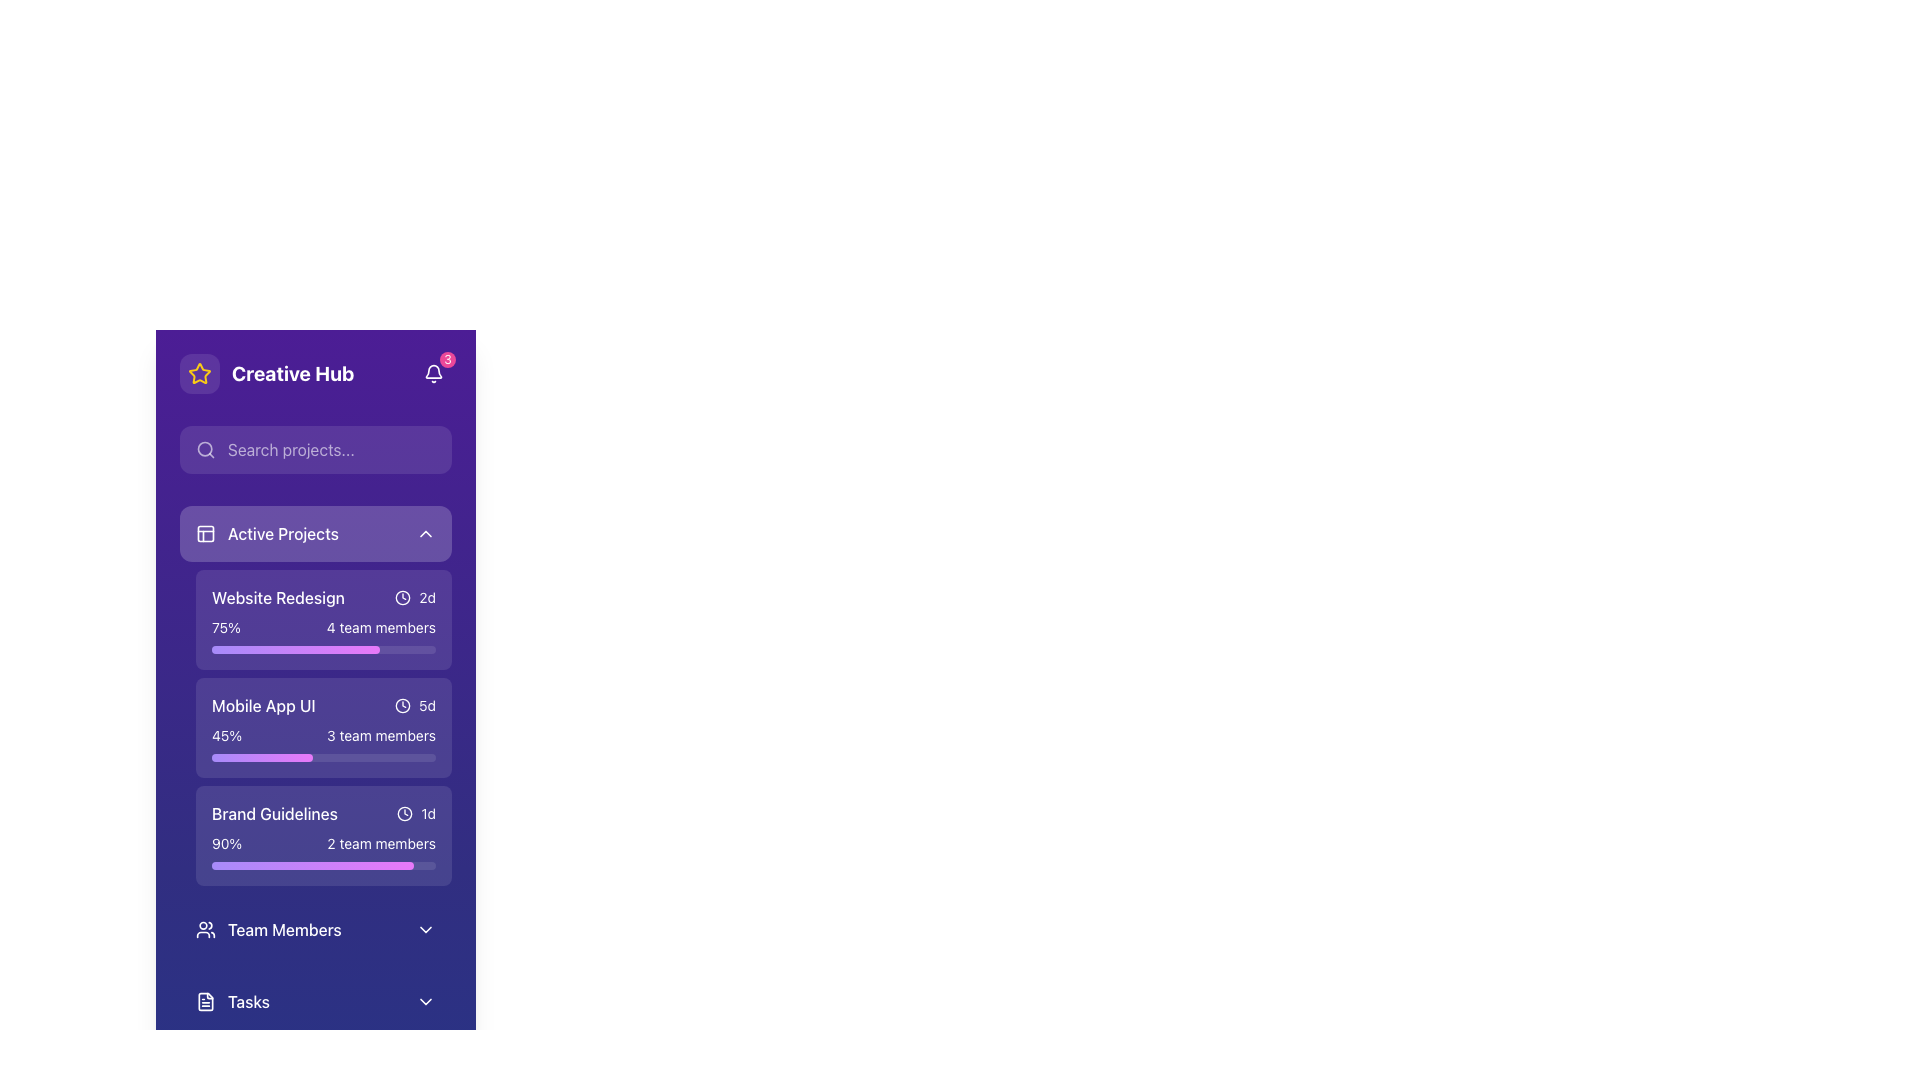 The image size is (1920, 1080). I want to click on the 'Mobile App UI' project information card, so click(324, 728).